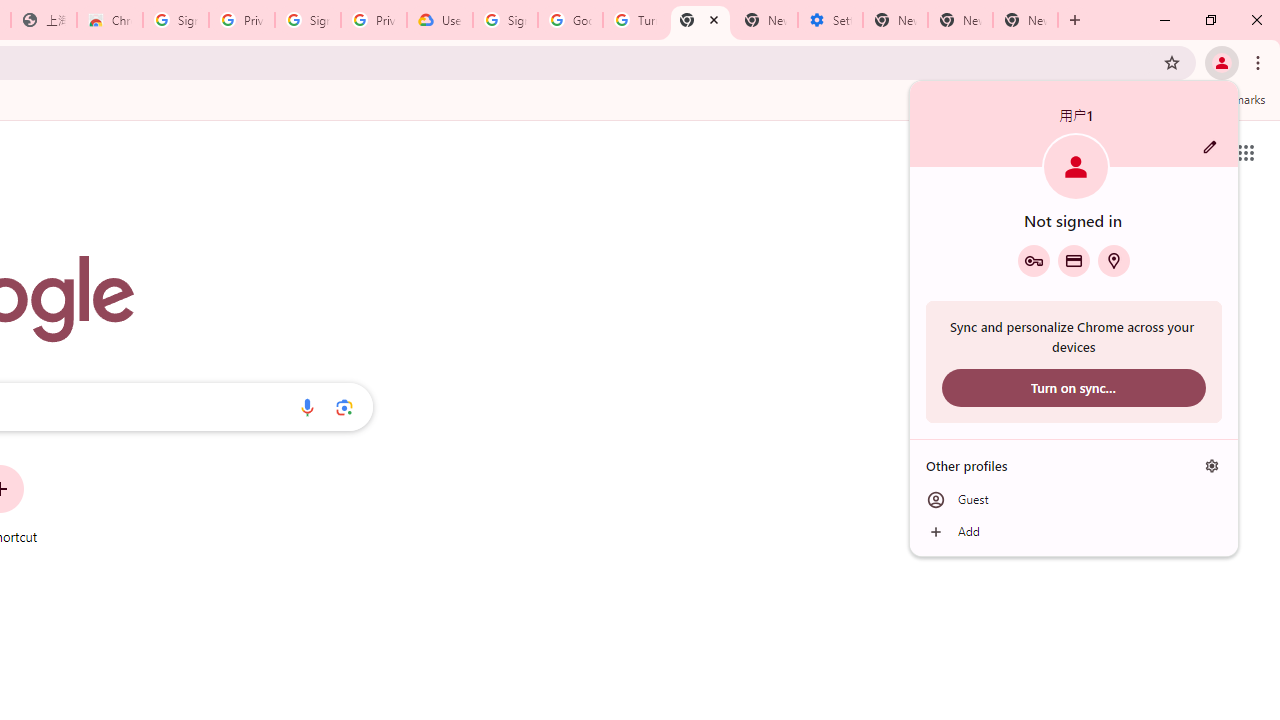 This screenshot has height=720, width=1280. I want to click on 'Google Password Manager', so click(1033, 260).